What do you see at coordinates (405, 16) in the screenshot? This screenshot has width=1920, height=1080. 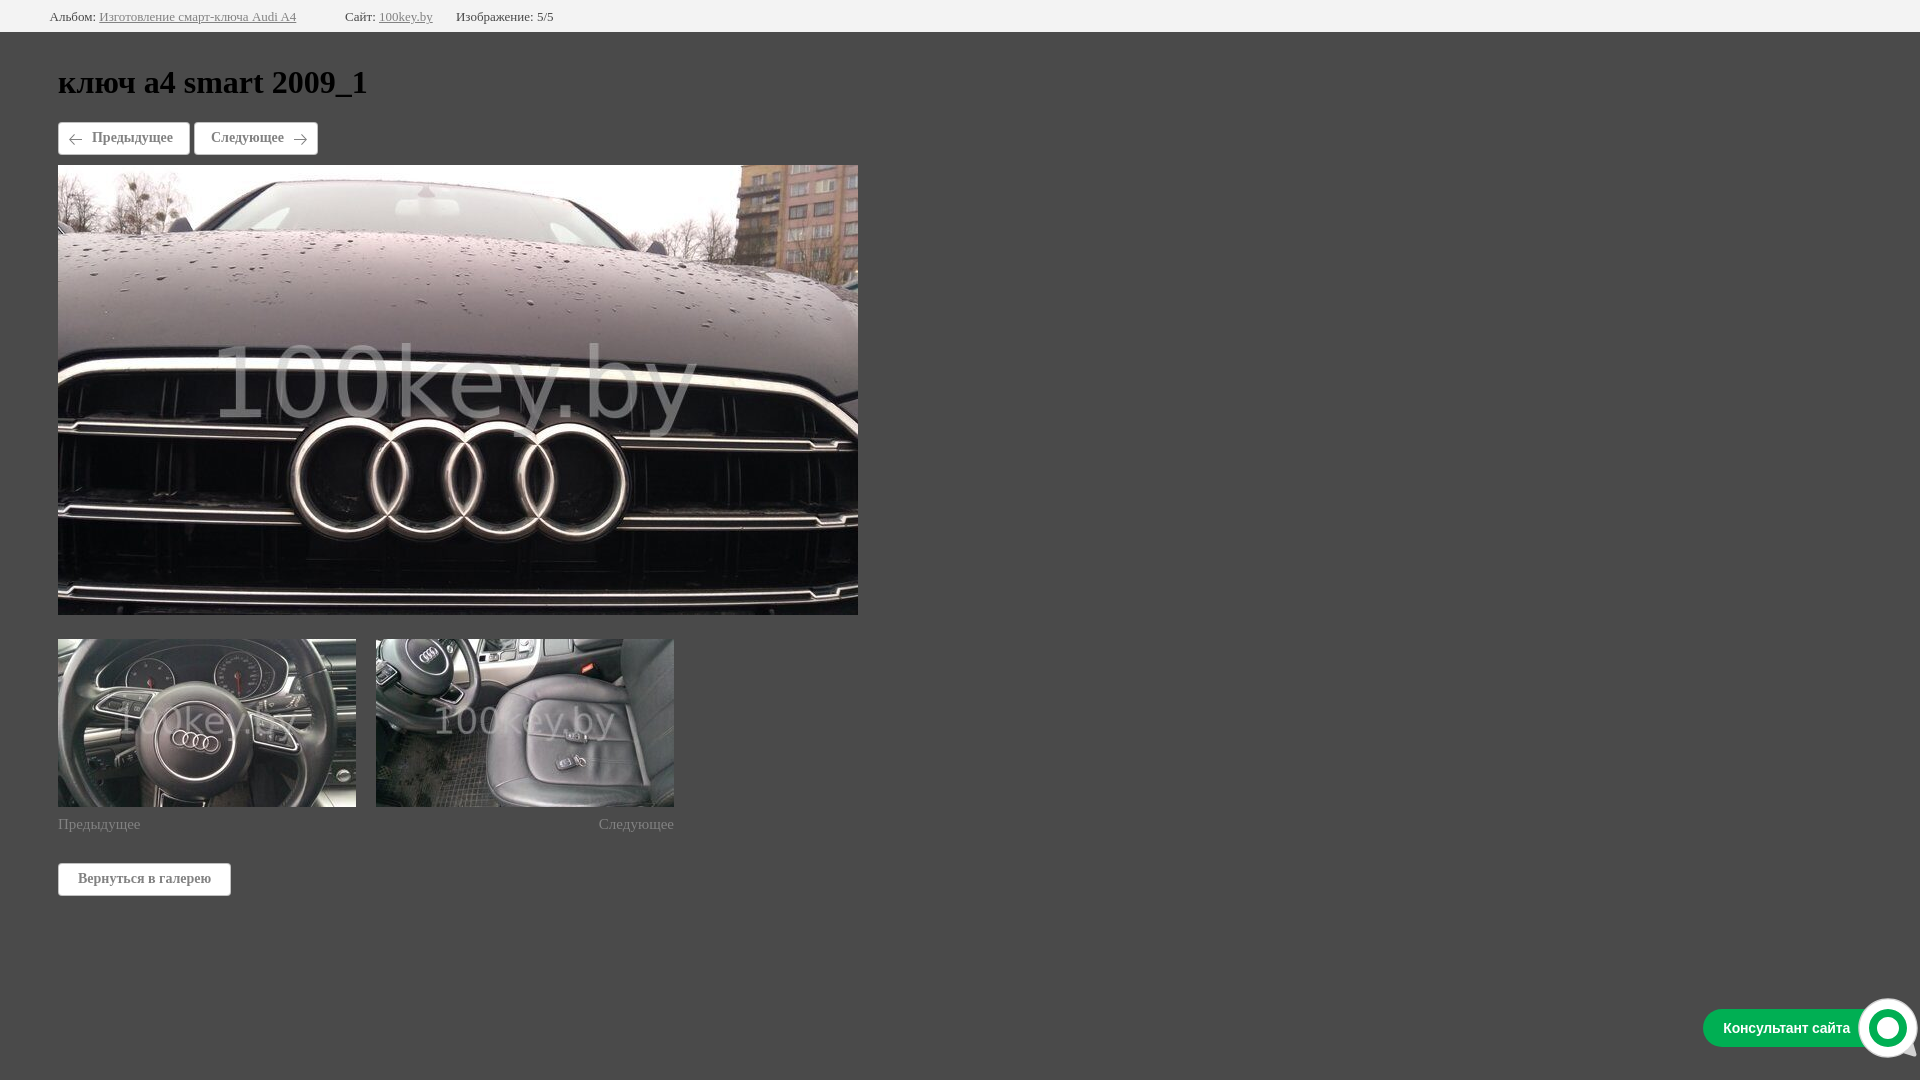 I see `'100key.by'` at bounding box center [405, 16].